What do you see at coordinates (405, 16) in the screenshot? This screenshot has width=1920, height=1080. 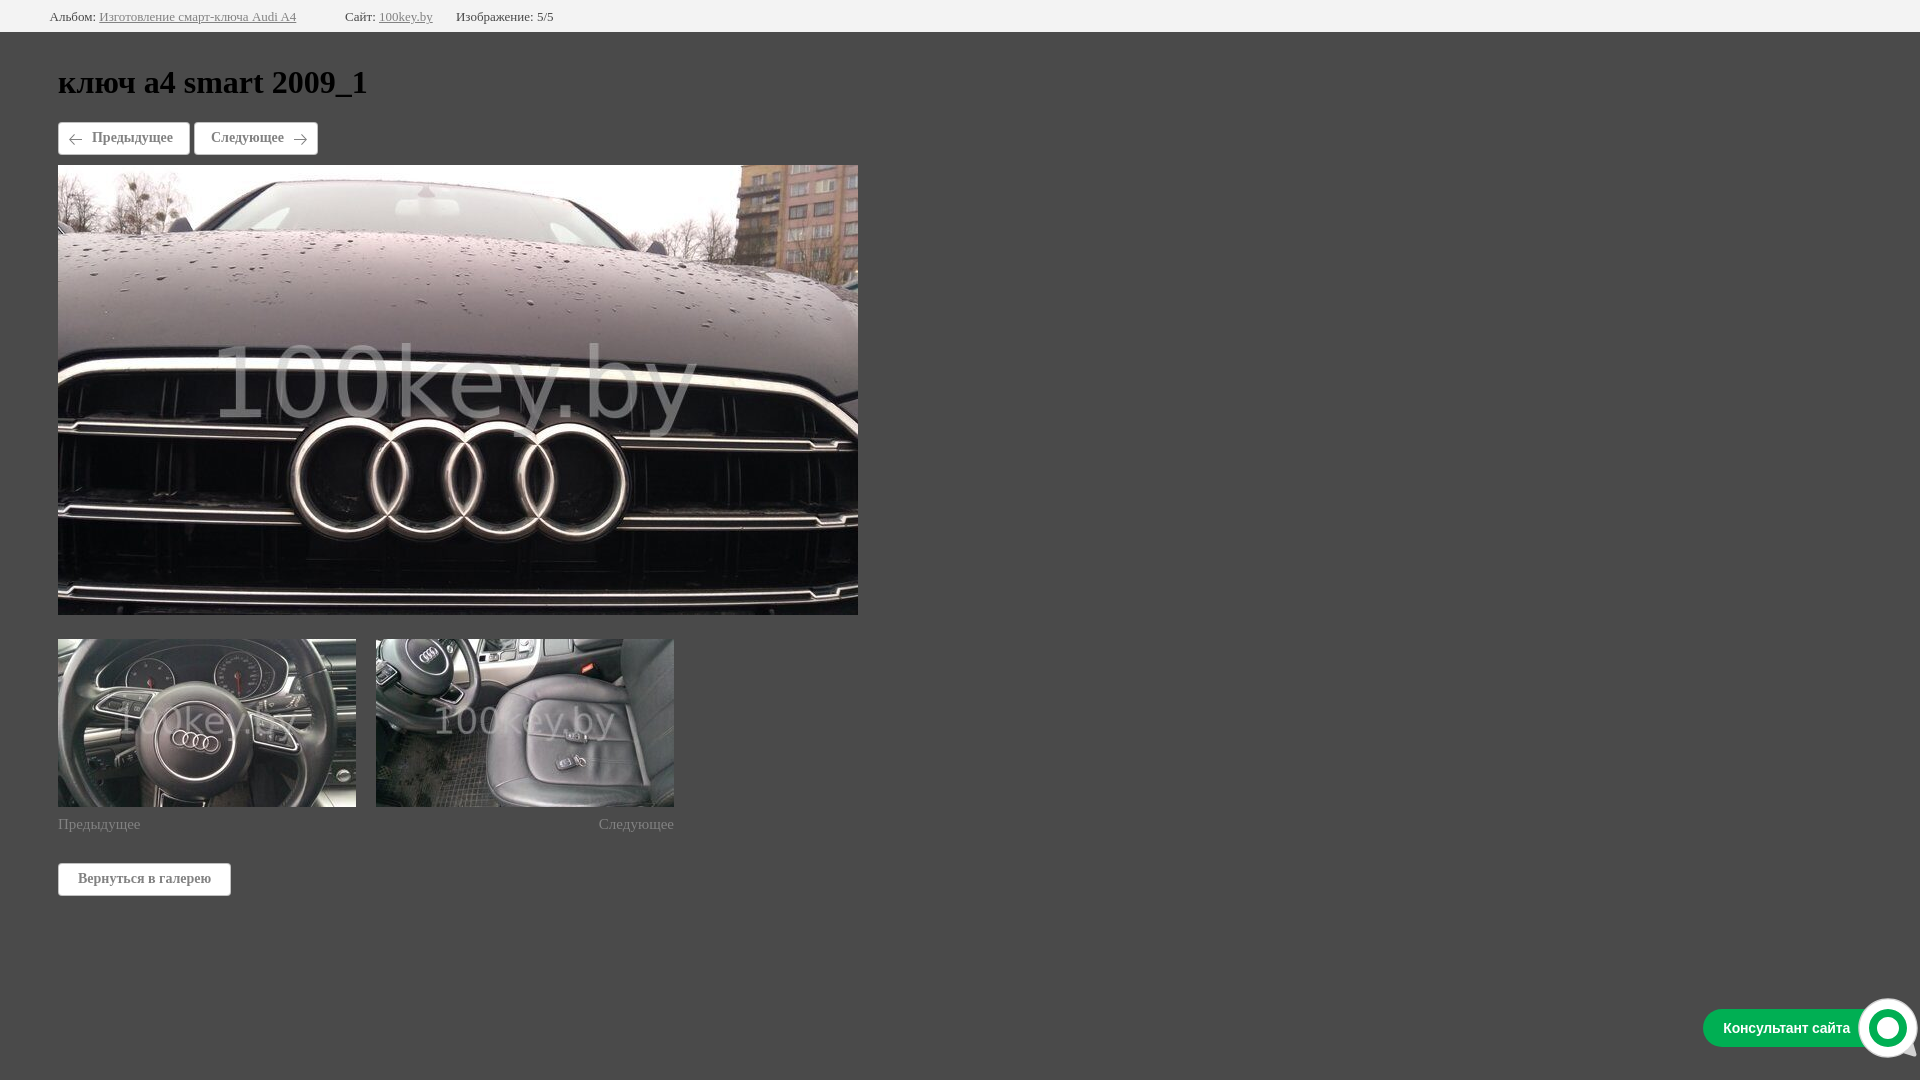 I see `'100key.by'` at bounding box center [405, 16].